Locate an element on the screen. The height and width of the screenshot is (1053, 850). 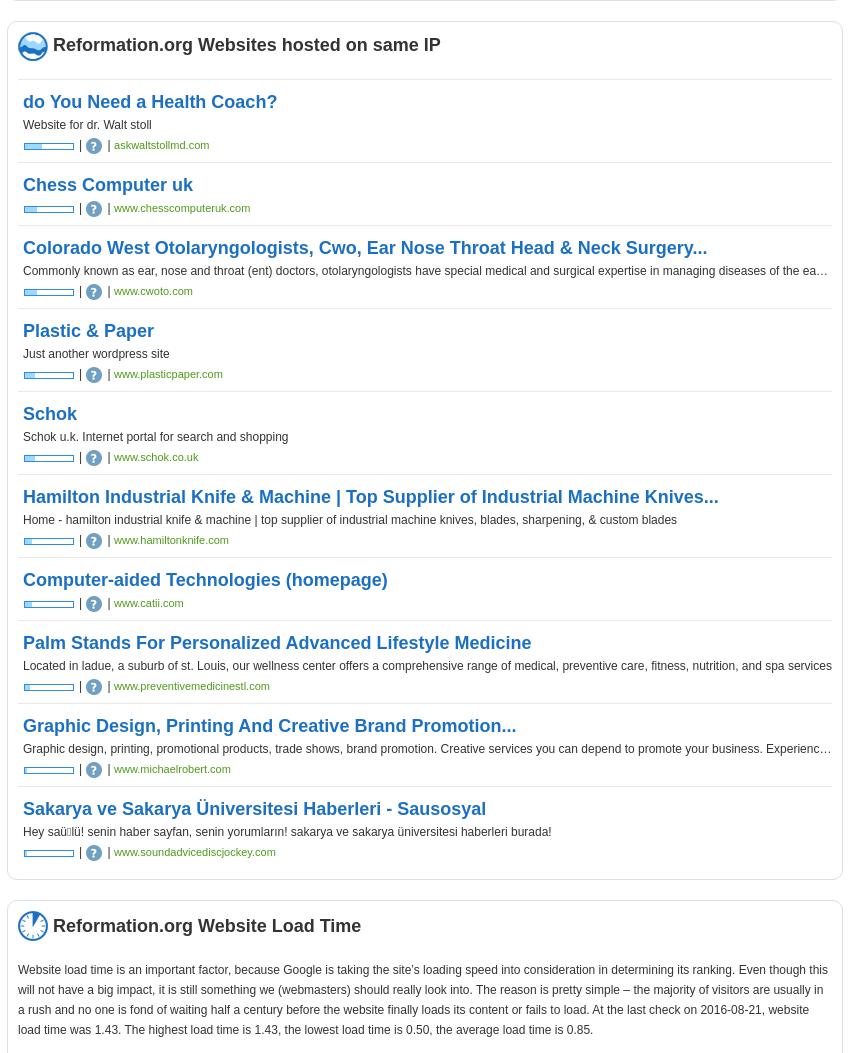
'Reformation.org Website Load Time' is located at coordinates (53, 925).